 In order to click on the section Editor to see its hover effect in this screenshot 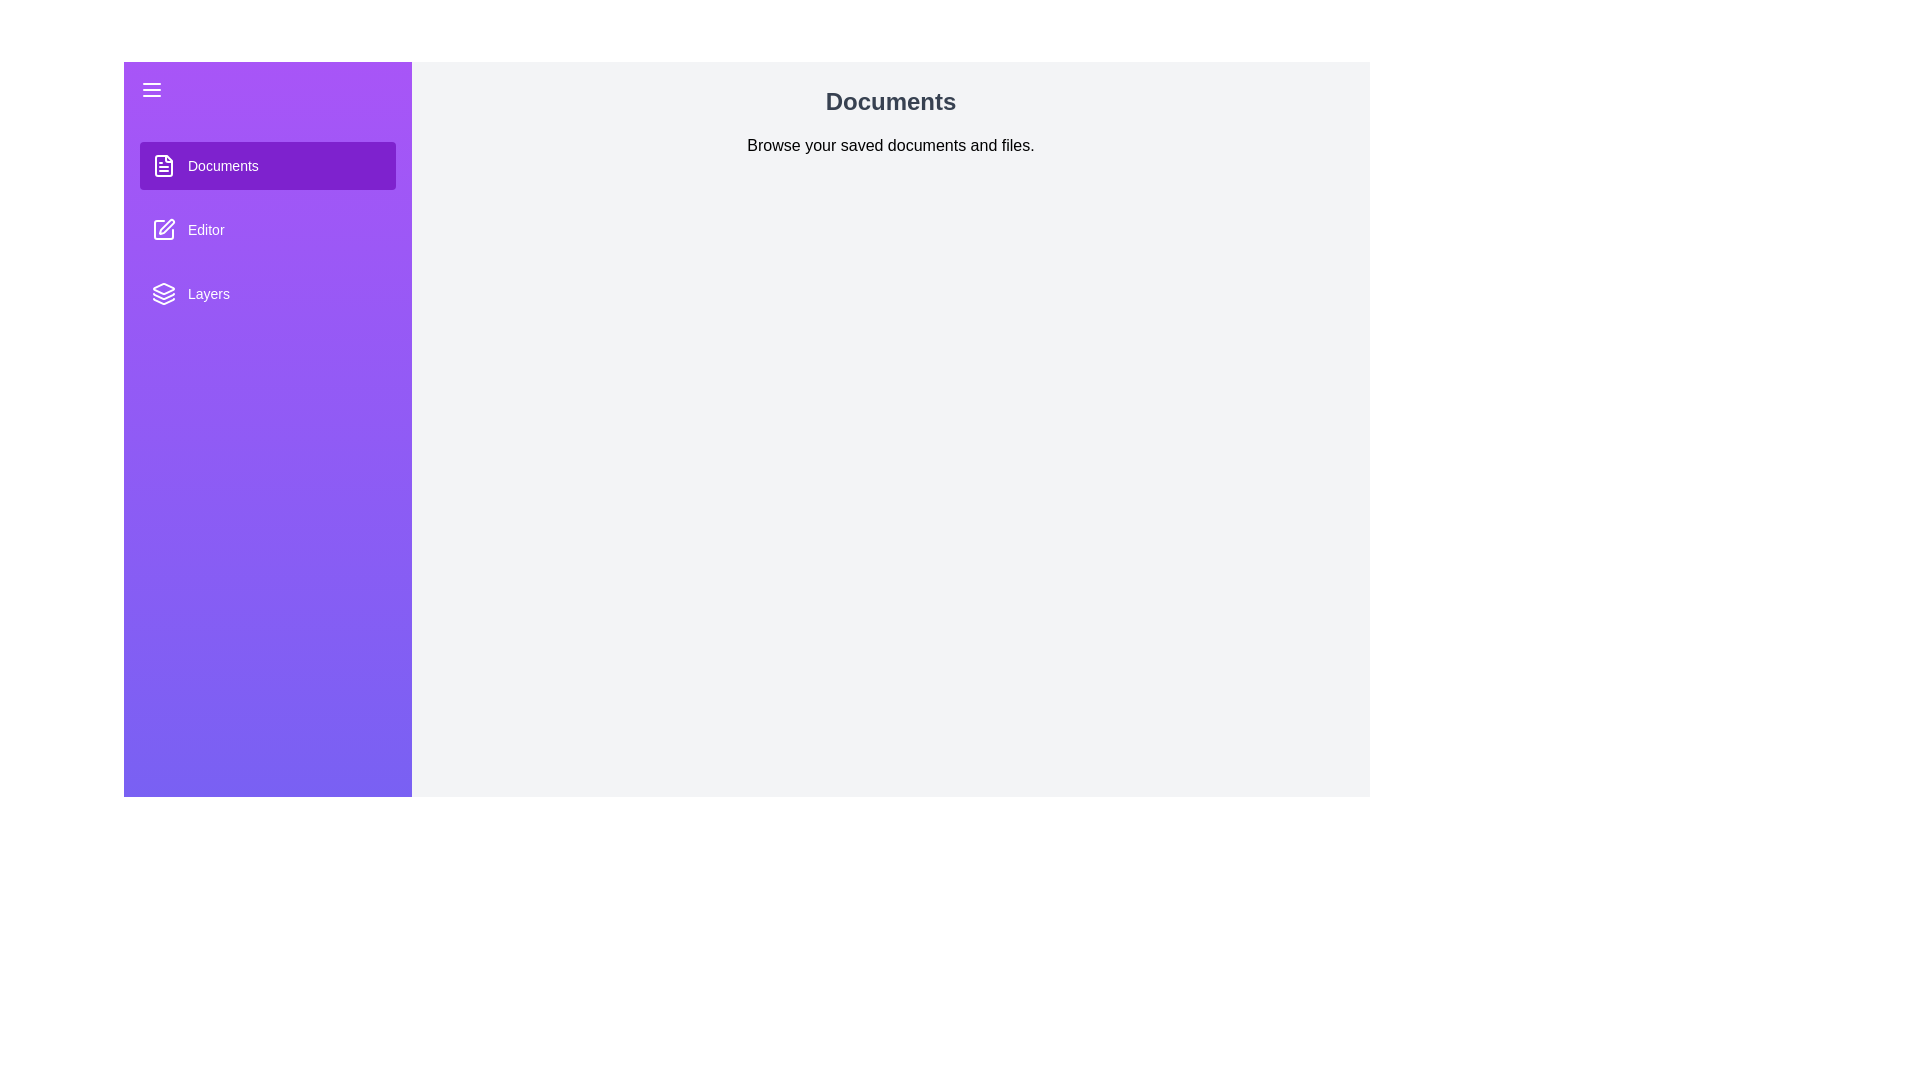, I will do `click(267, 229)`.